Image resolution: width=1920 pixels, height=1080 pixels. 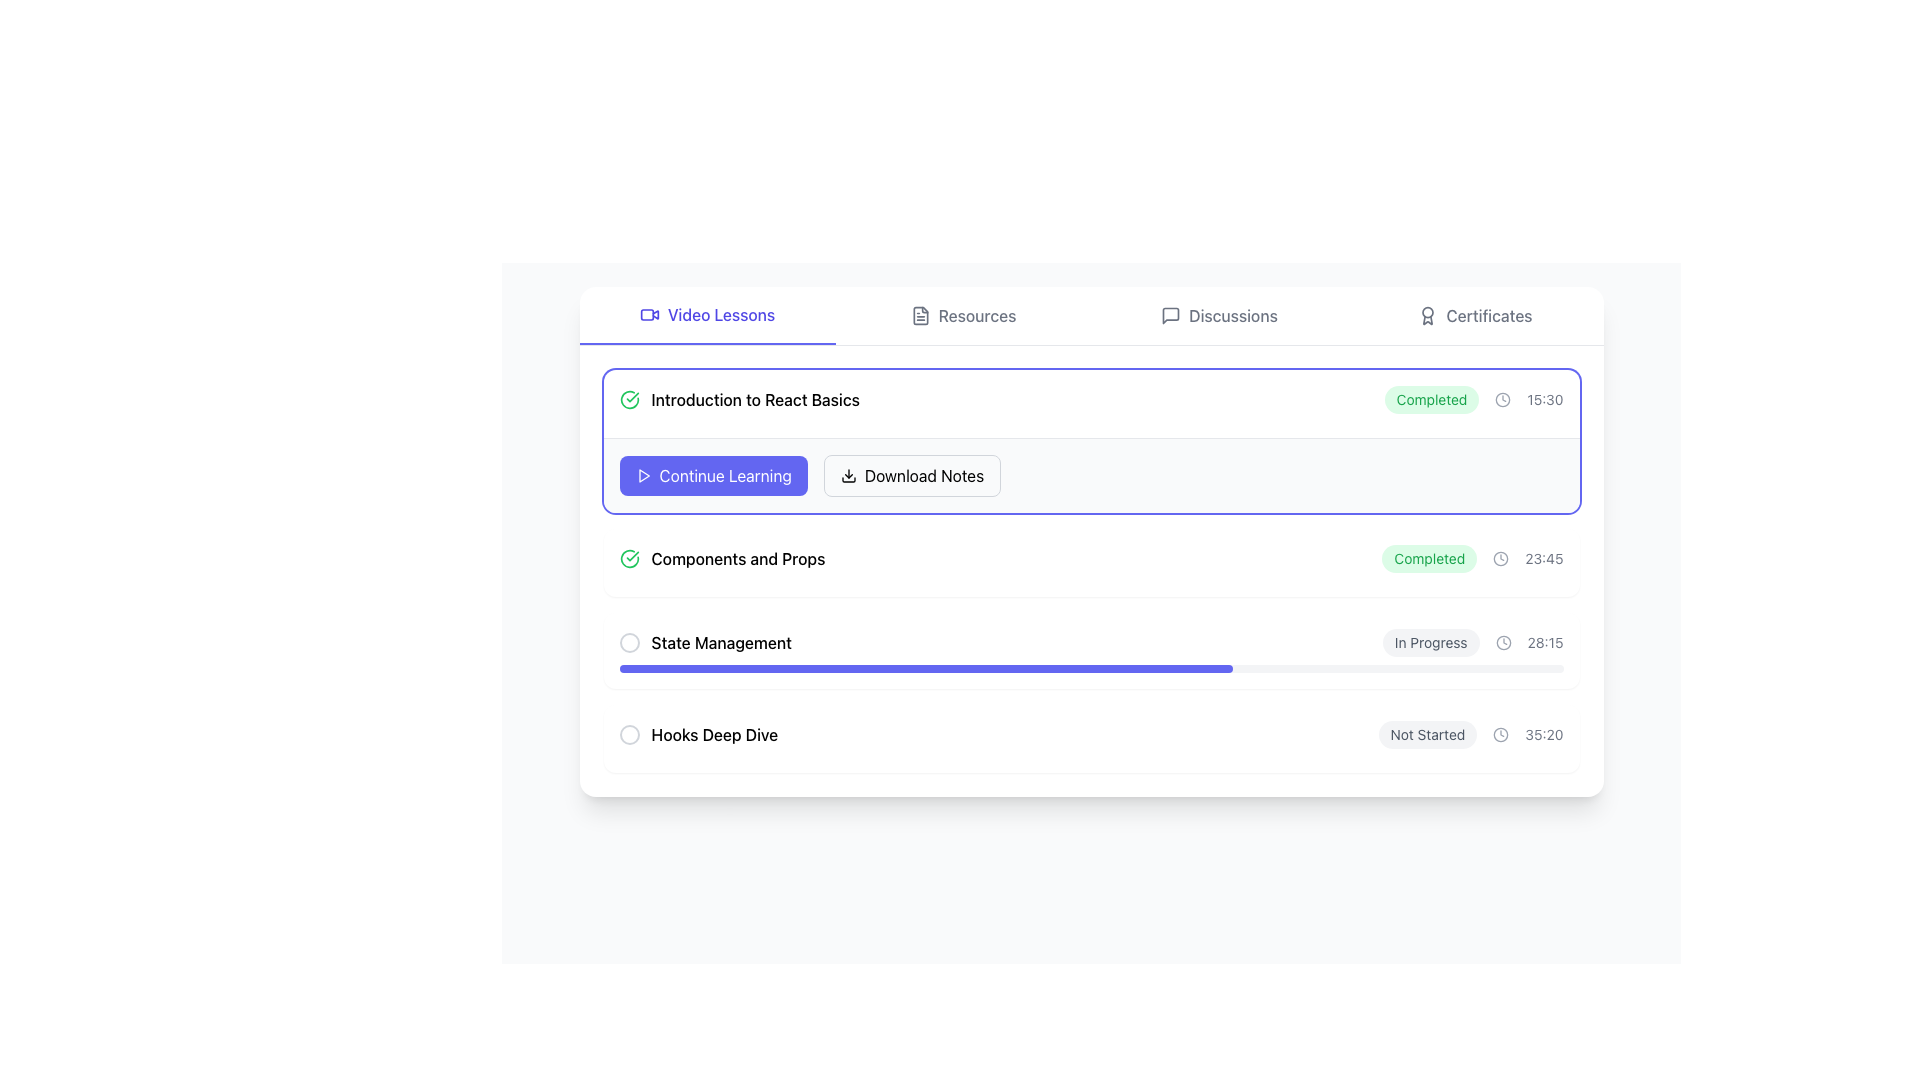 What do you see at coordinates (1171, 315) in the screenshot?
I see `the chat bubble icon located to the left of the 'Discussions' label in the horizontal navigation bar` at bounding box center [1171, 315].